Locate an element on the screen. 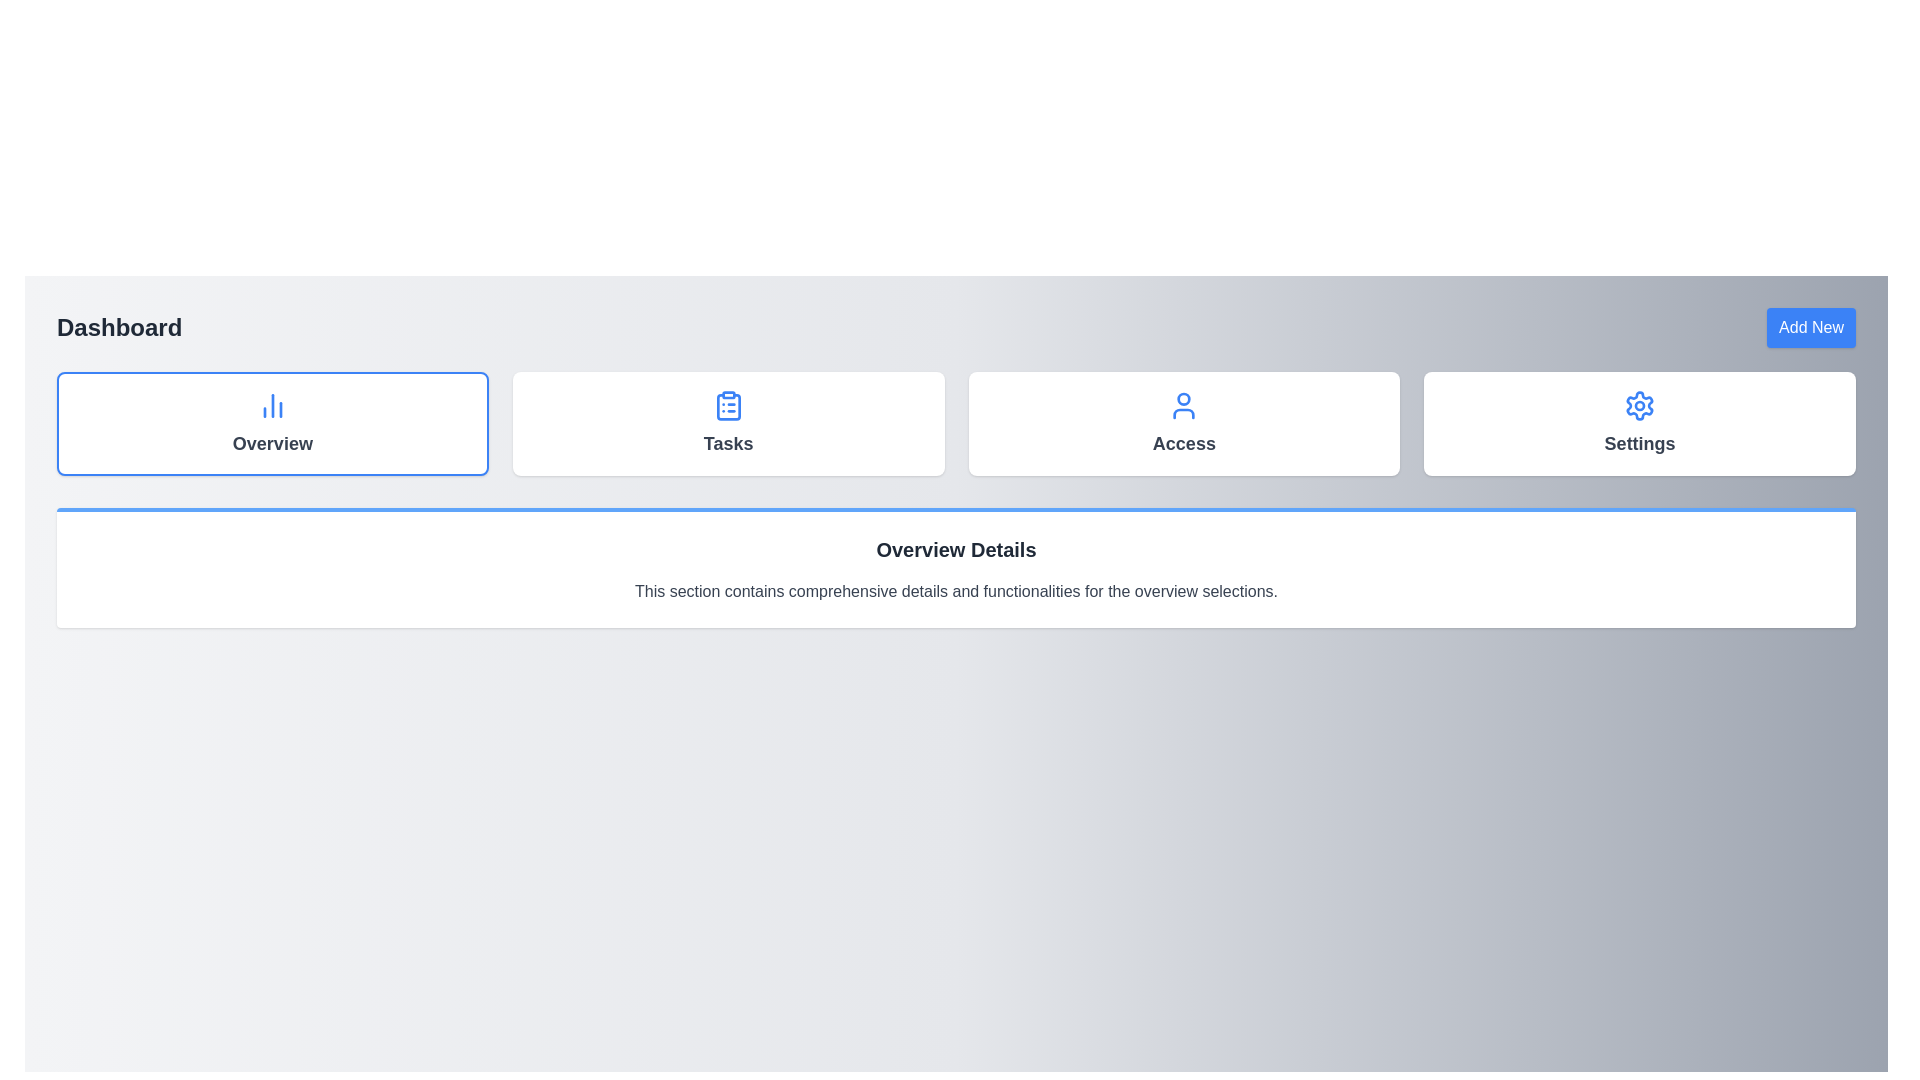  the text label that reads 'Overview' which is styled in bold, large font, colored medium gray, located at the bottom center of the first card in the Dashboard section is located at coordinates (271, 442).